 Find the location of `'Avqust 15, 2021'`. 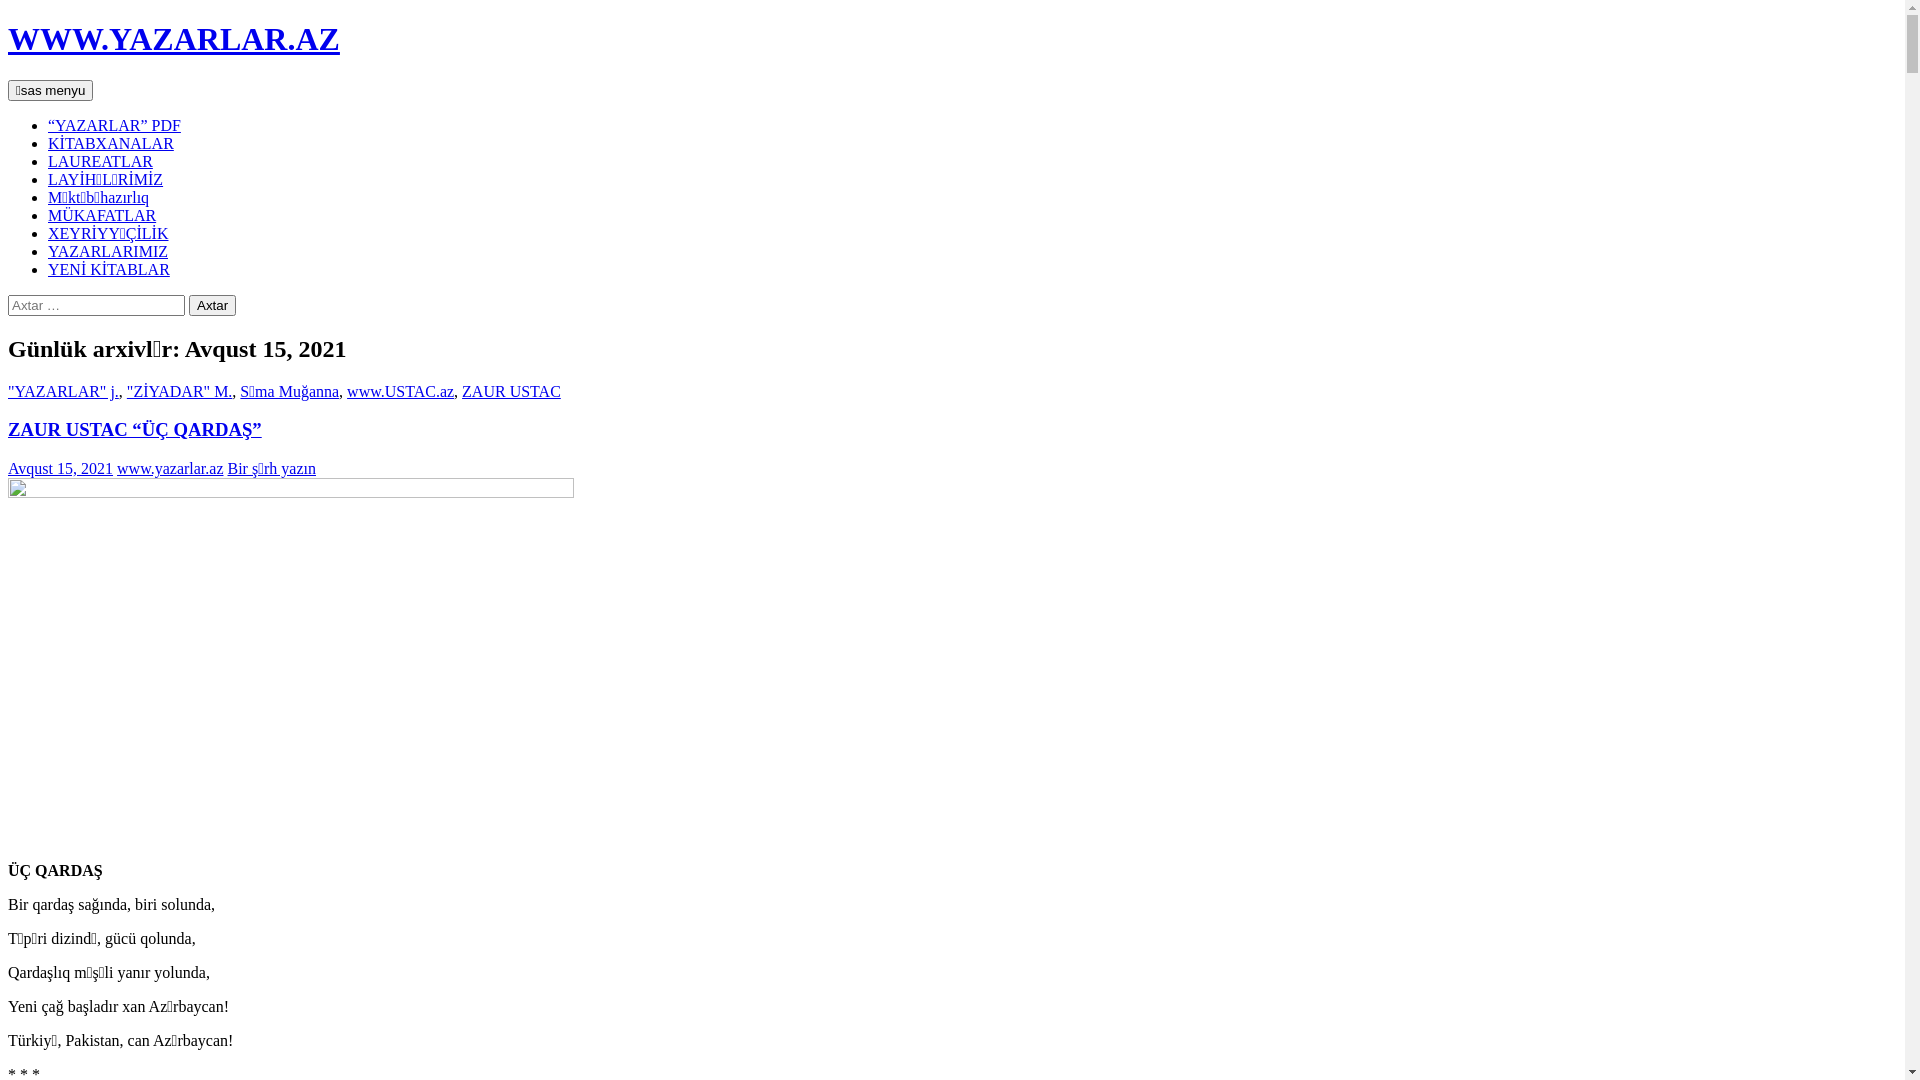

'Avqust 15, 2021' is located at coordinates (8, 468).